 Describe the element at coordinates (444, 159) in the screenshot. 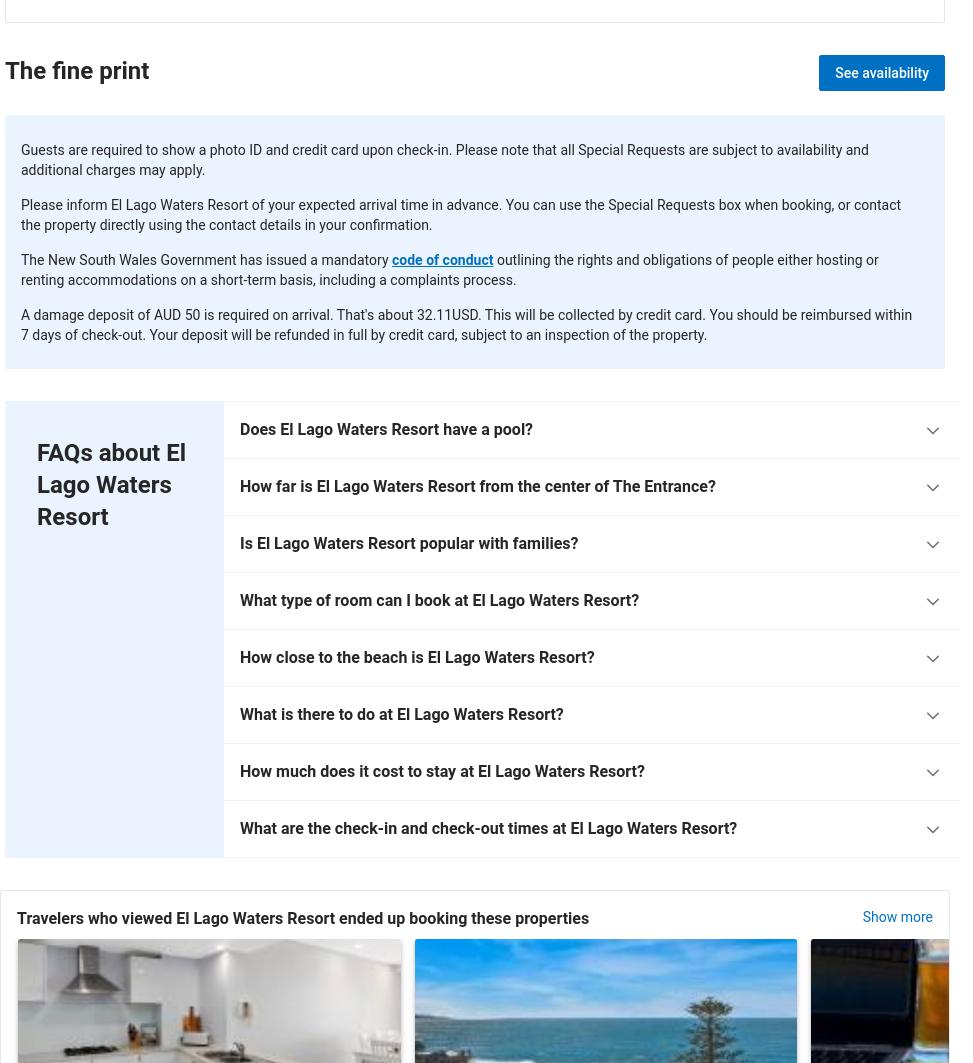

I see `'Guests are required to show a photo ID and credit card upon check-in. Please note that all Special Requests are subject to availability and additional charges may apply.'` at that location.